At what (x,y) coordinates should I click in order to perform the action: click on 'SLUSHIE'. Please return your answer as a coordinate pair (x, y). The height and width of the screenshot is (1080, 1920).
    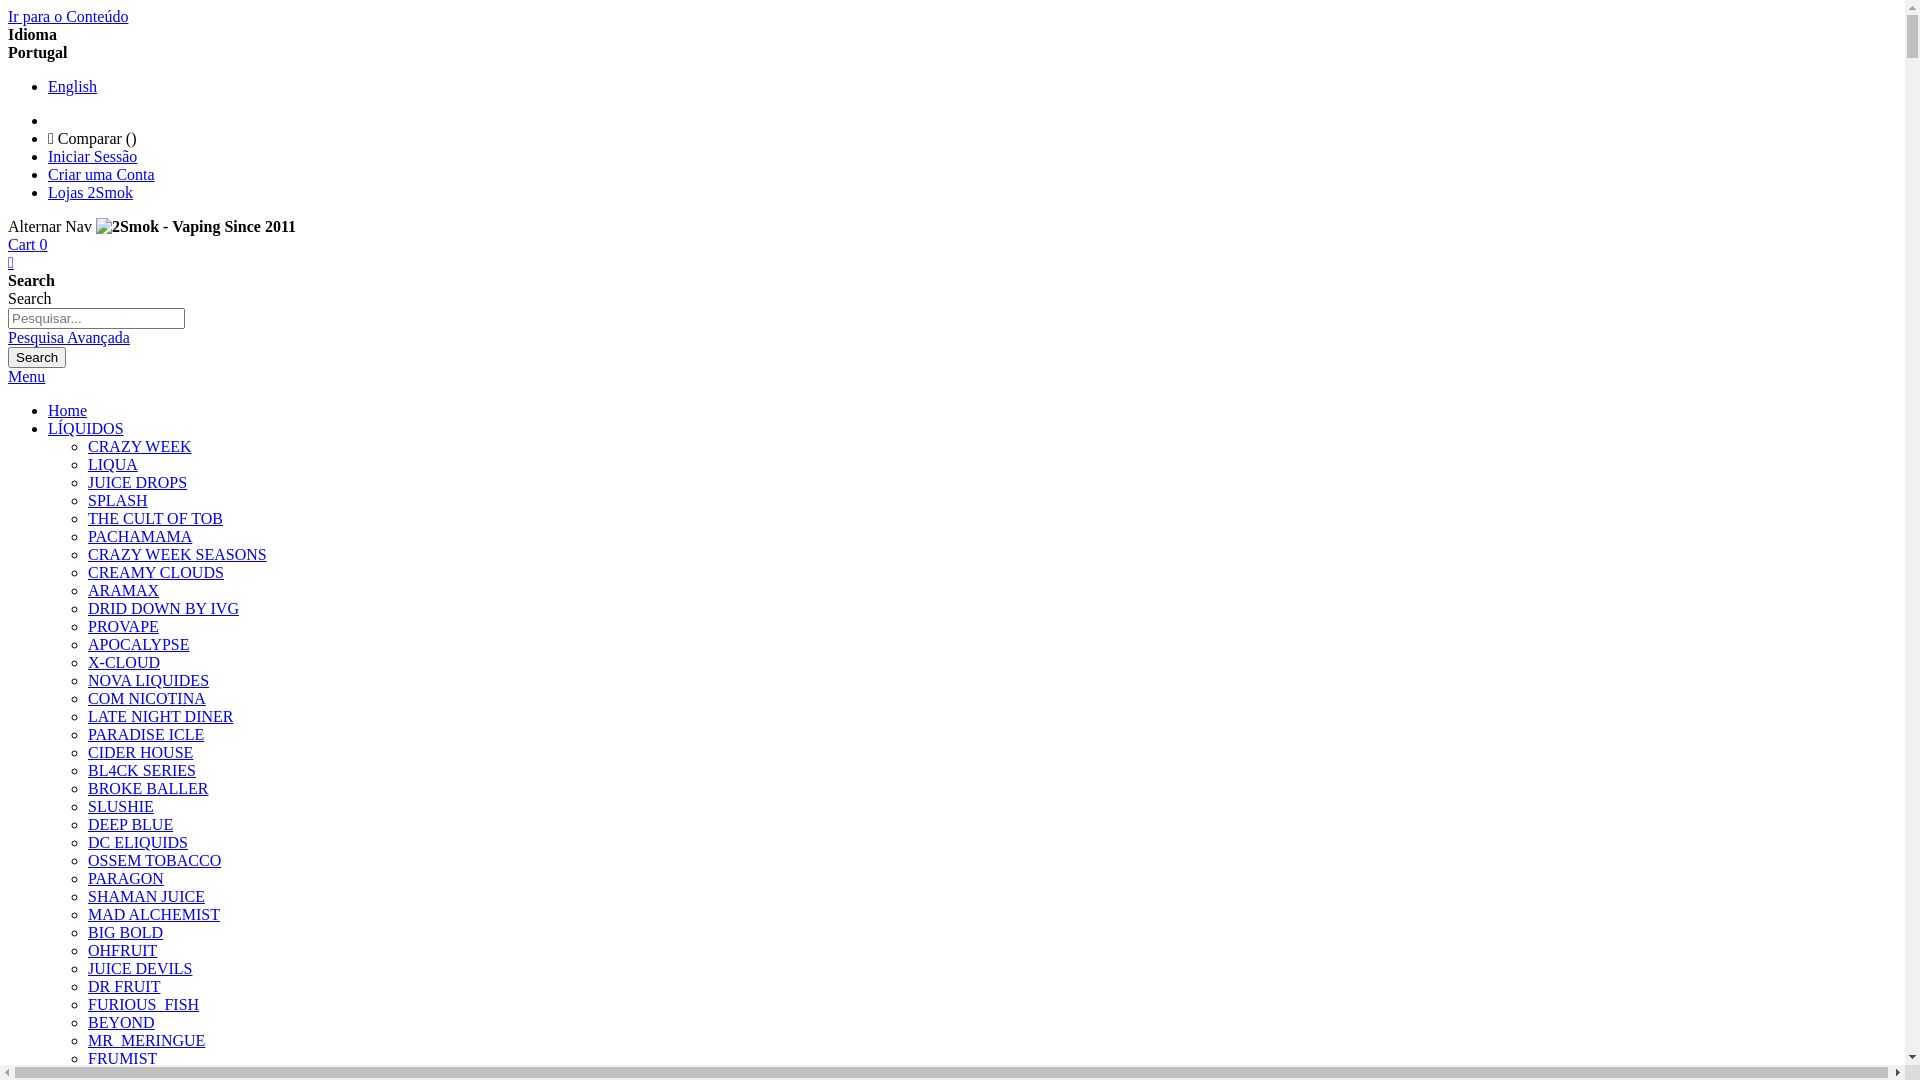
    Looking at the image, I should click on (119, 805).